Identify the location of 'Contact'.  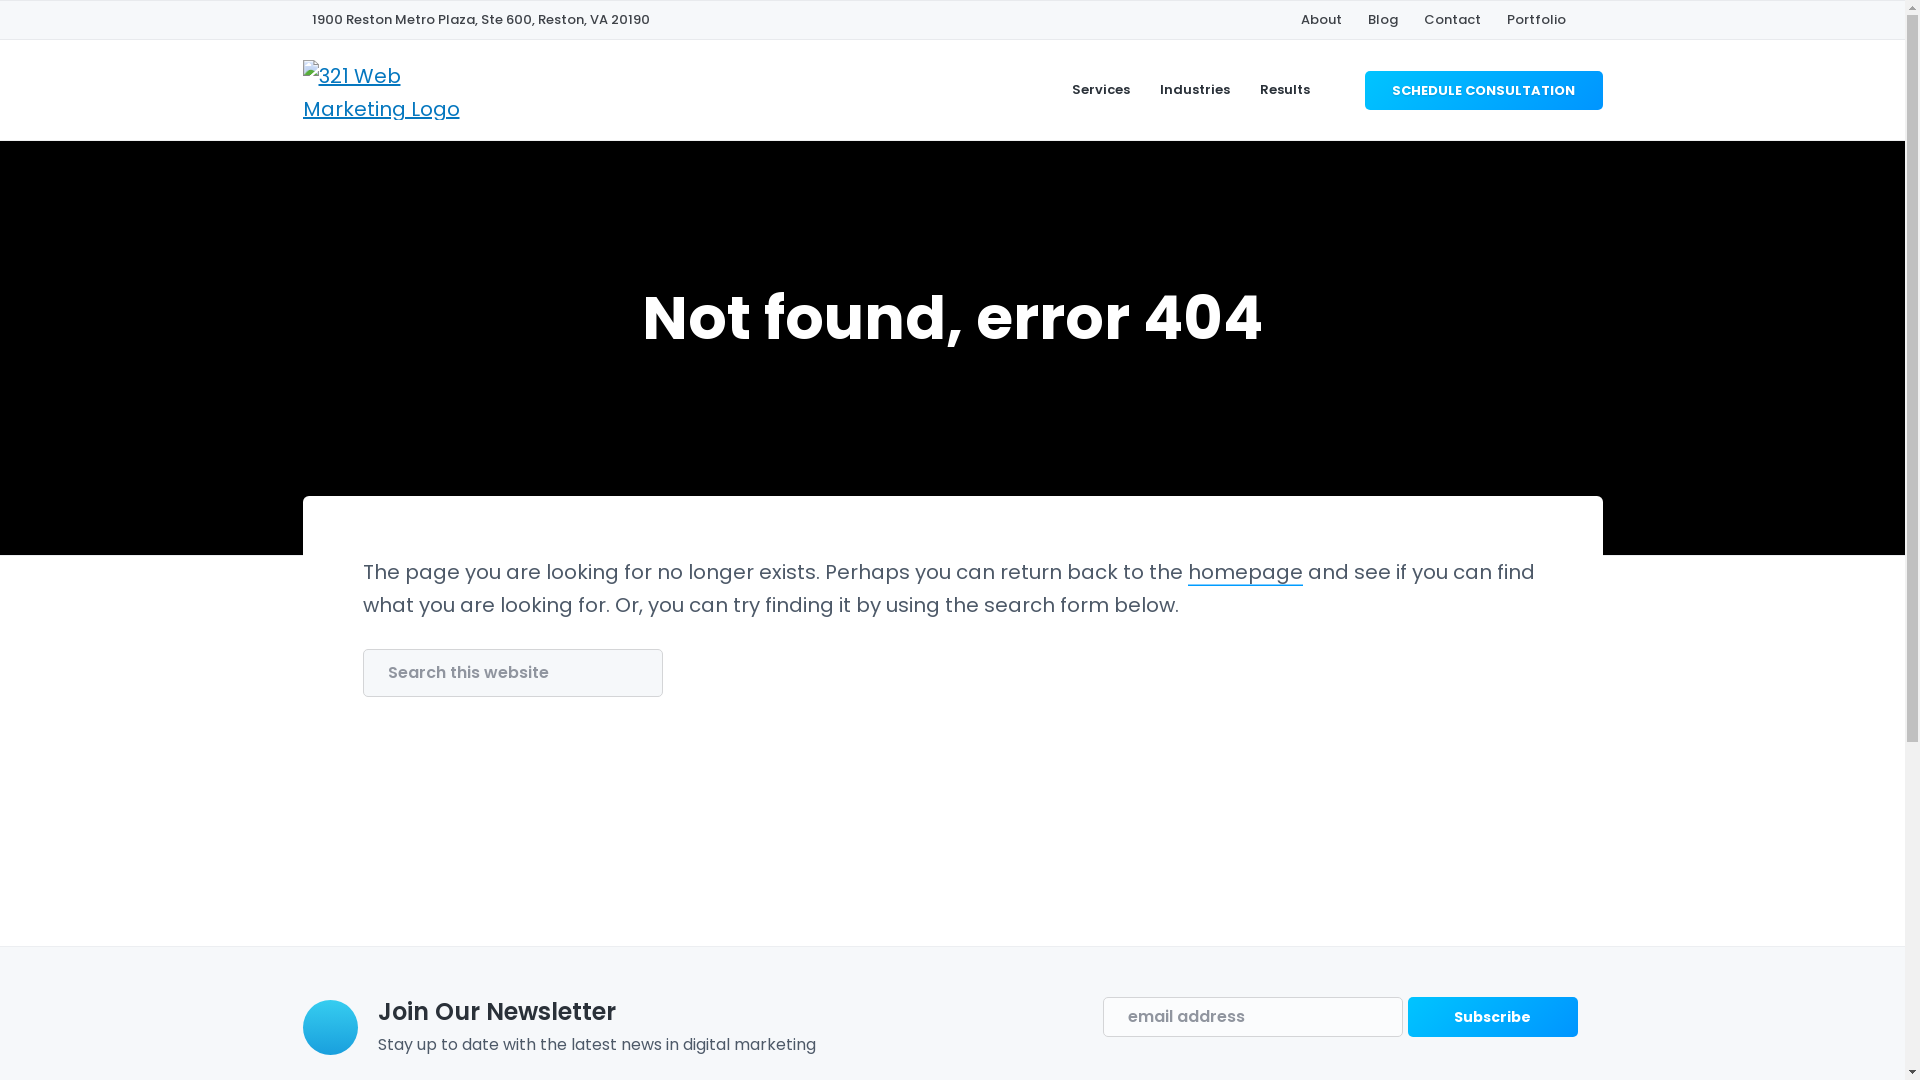
(1452, 19).